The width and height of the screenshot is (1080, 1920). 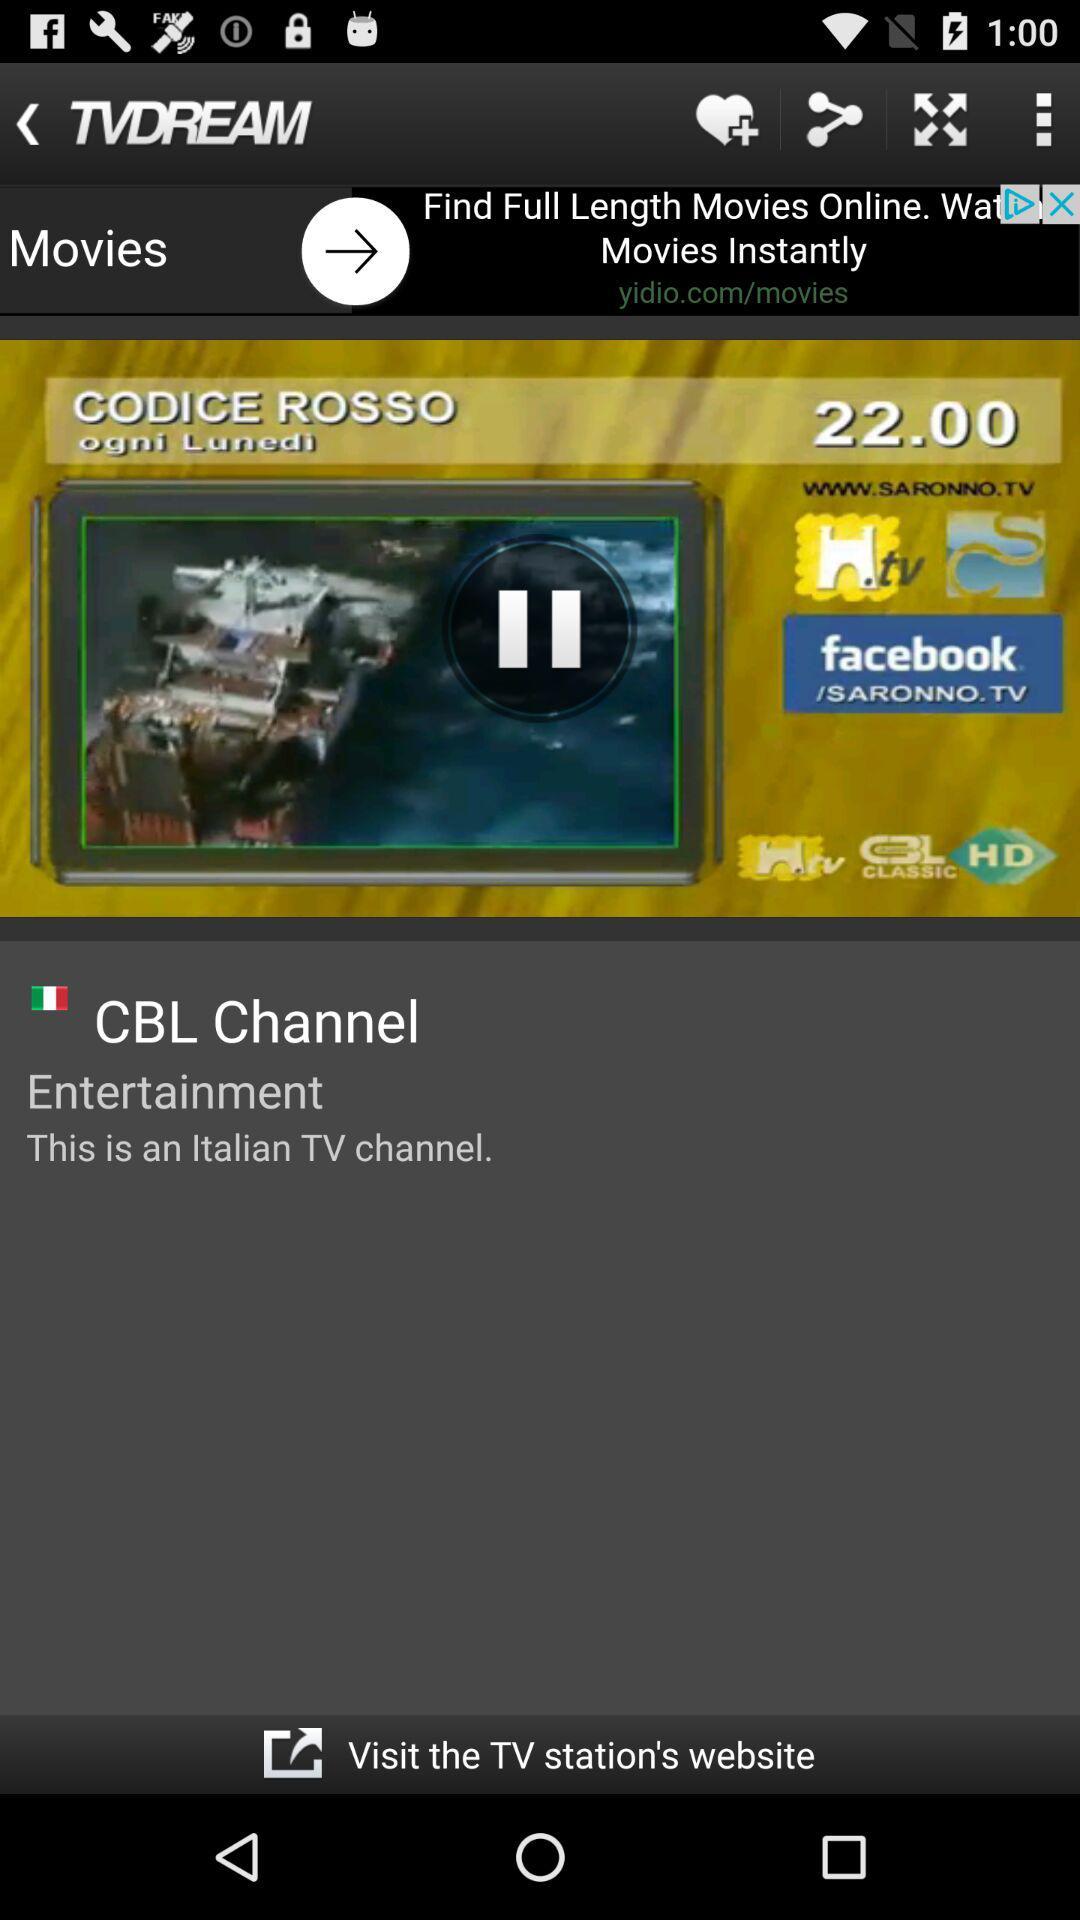 What do you see at coordinates (292, 1876) in the screenshot?
I see `the share icon` at bounding box center [292, 1876].